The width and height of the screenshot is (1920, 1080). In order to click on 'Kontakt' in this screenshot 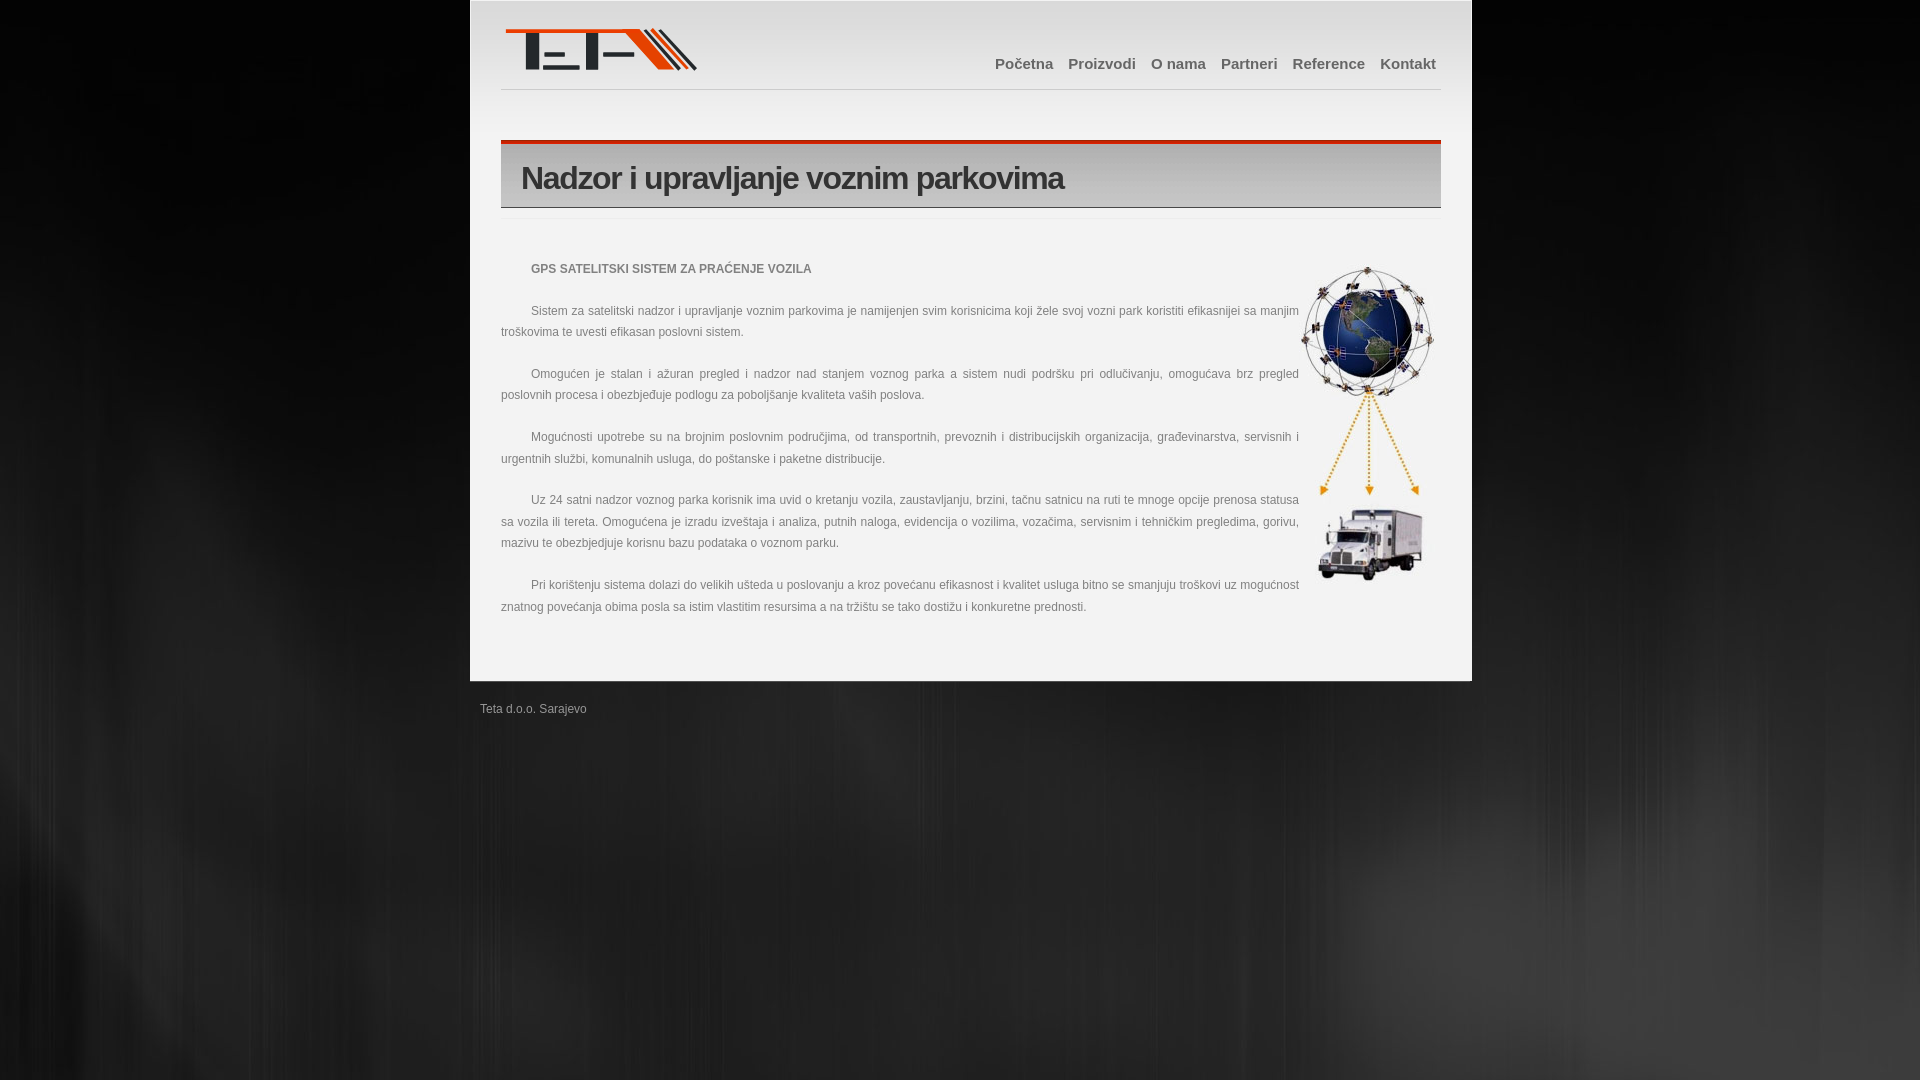, I will do `click(1379, 62)`.